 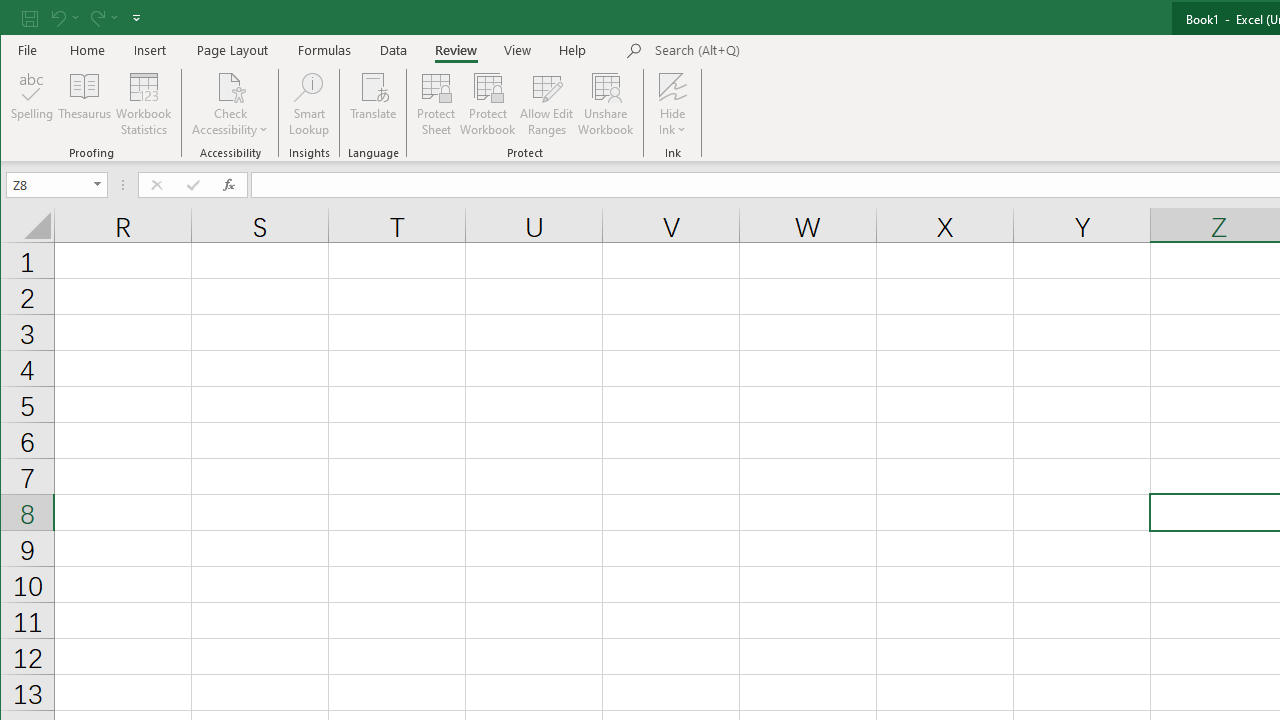 I want to click on 'Unshare Workbook', so click(x=605, y=104).